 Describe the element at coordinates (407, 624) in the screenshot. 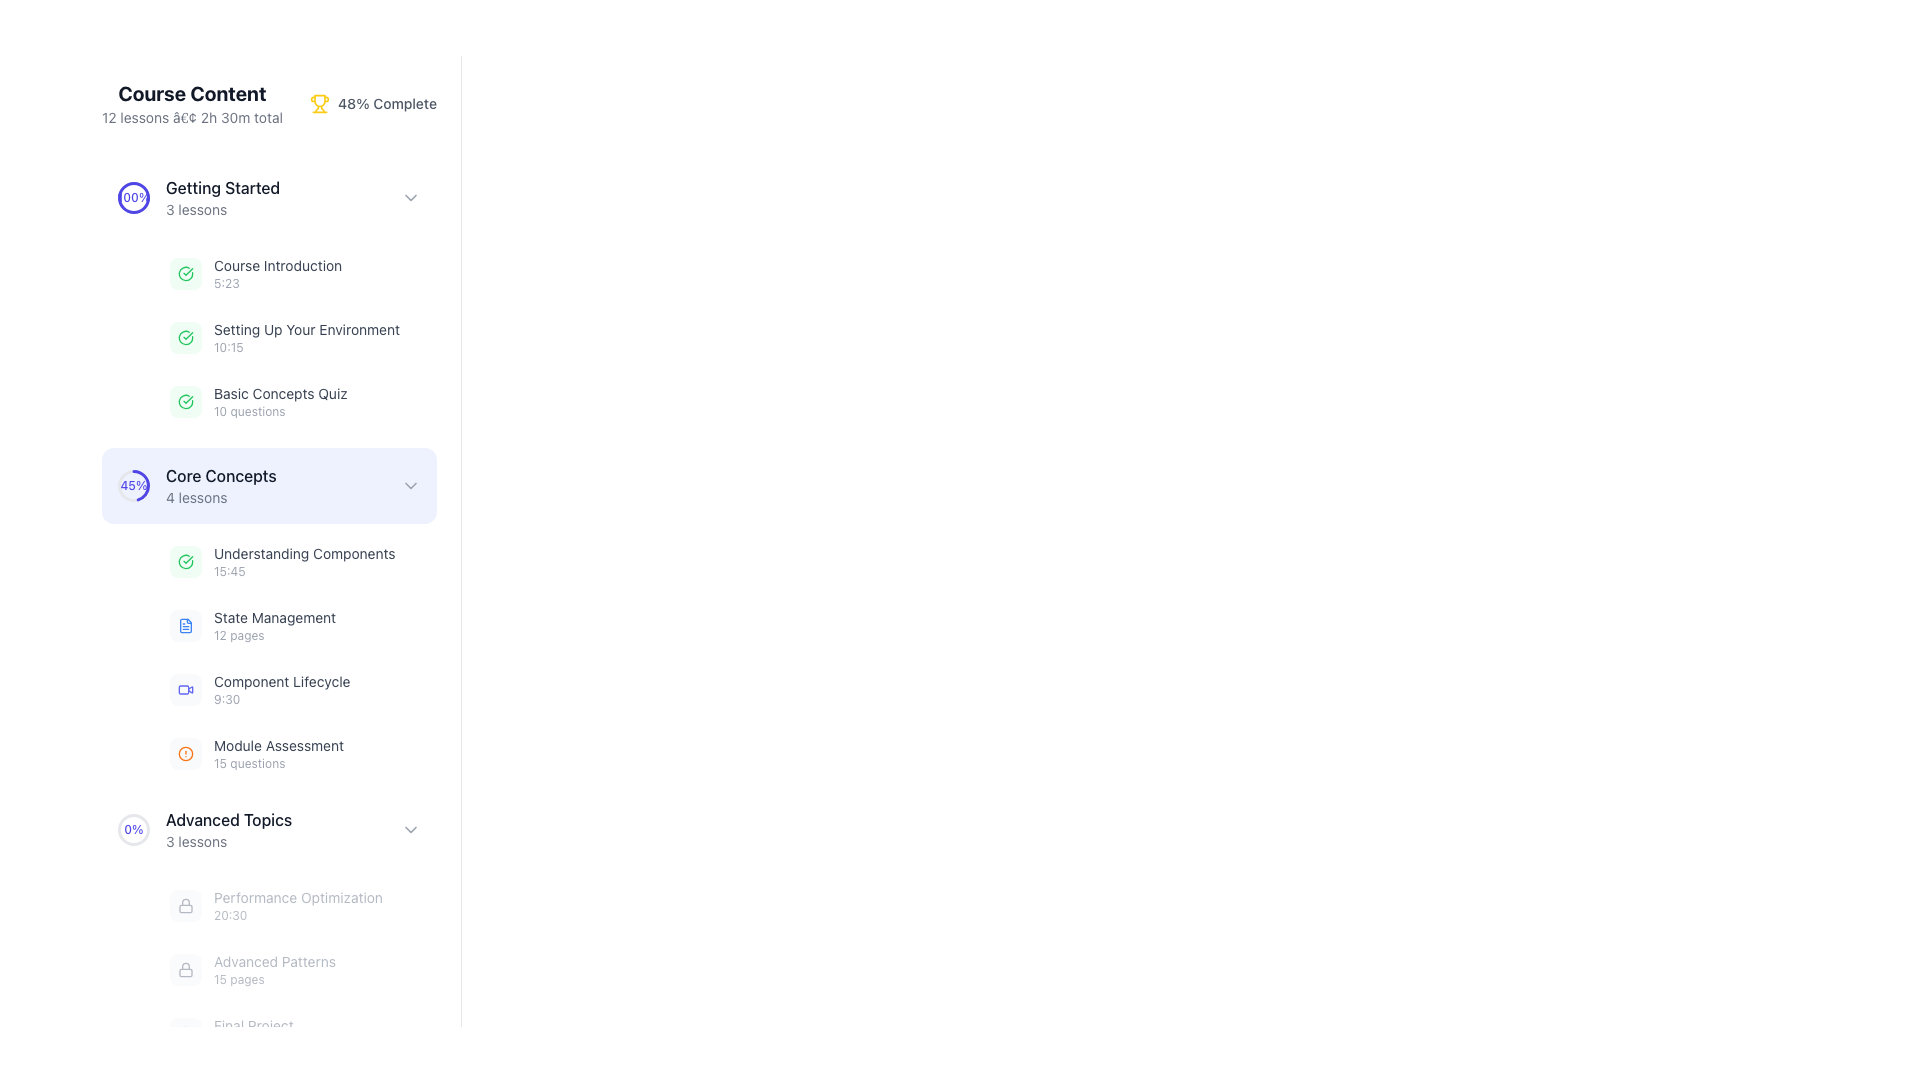

I see `the button located on the right-hand side of the 'State Management' row in the 'Core Concepts' section` at that location.